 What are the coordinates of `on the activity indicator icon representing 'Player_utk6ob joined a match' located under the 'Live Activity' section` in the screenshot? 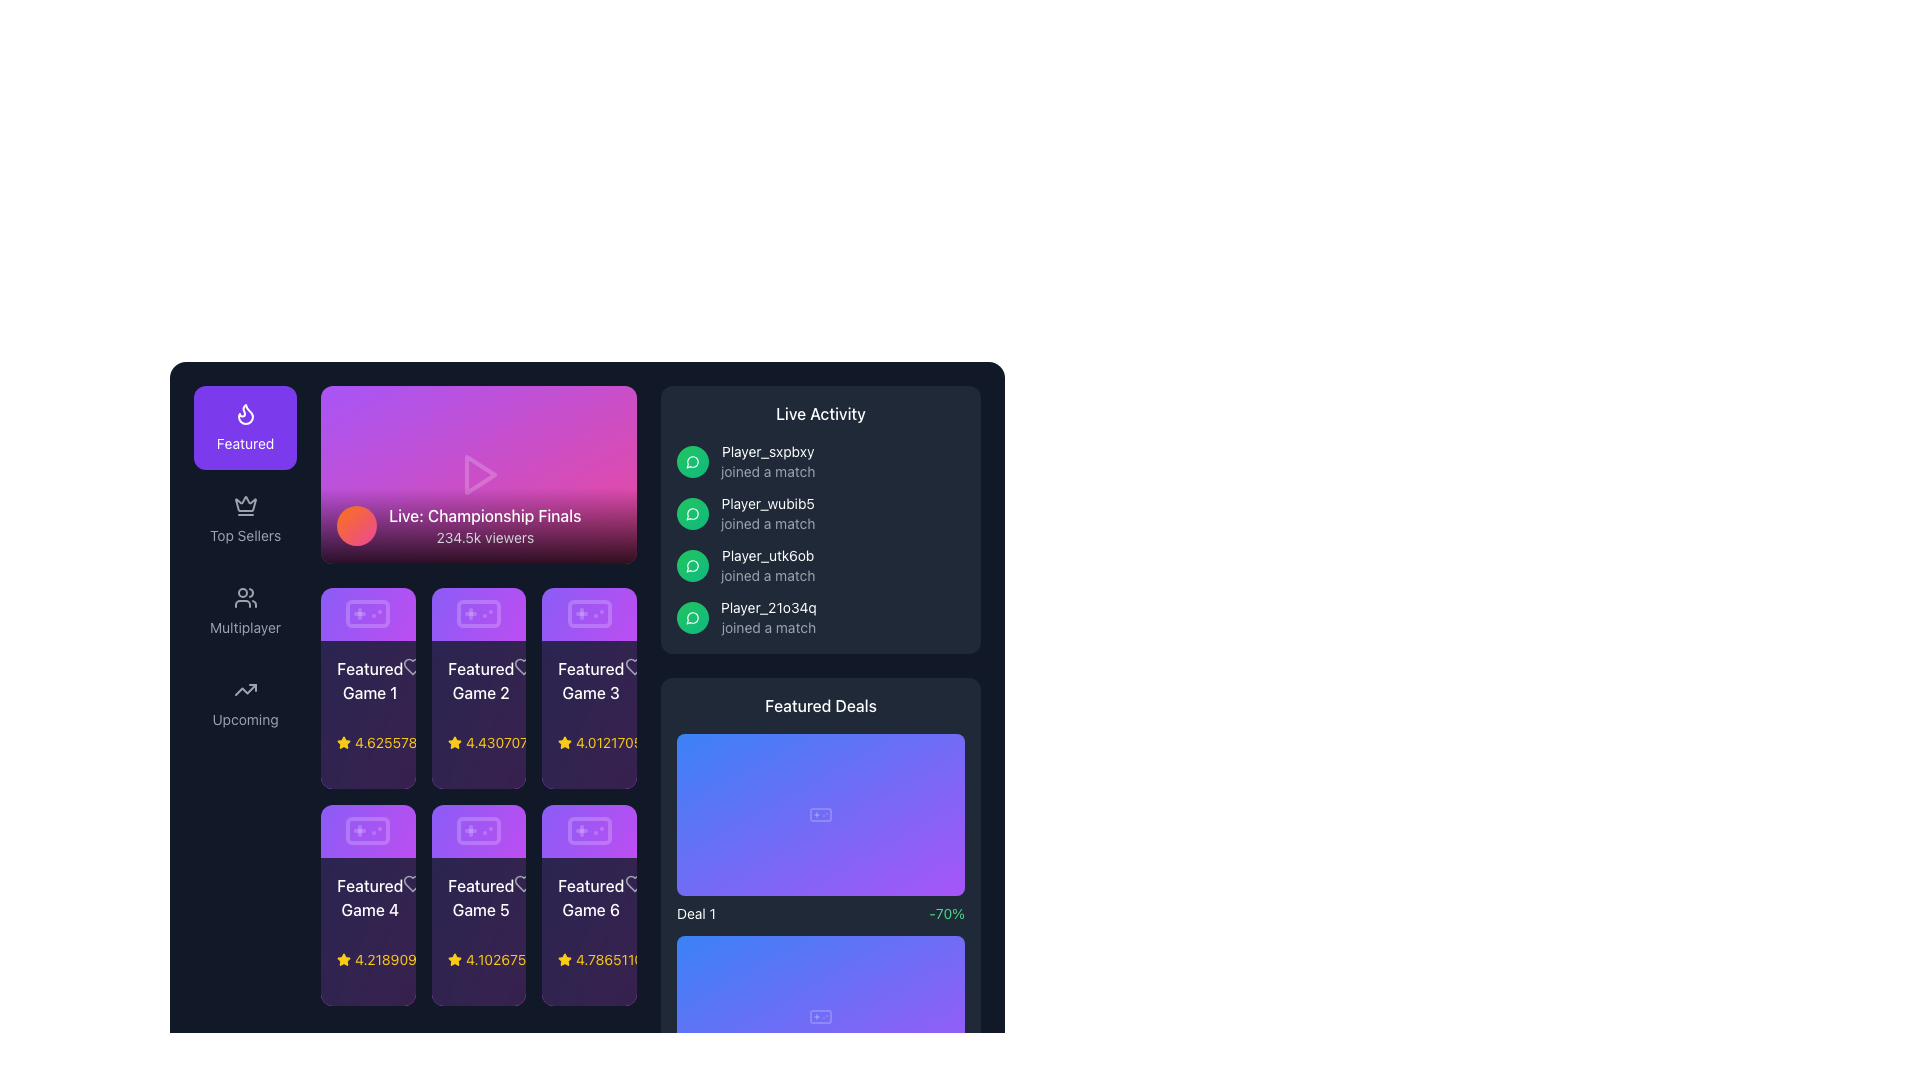 It's located at (692, 566).